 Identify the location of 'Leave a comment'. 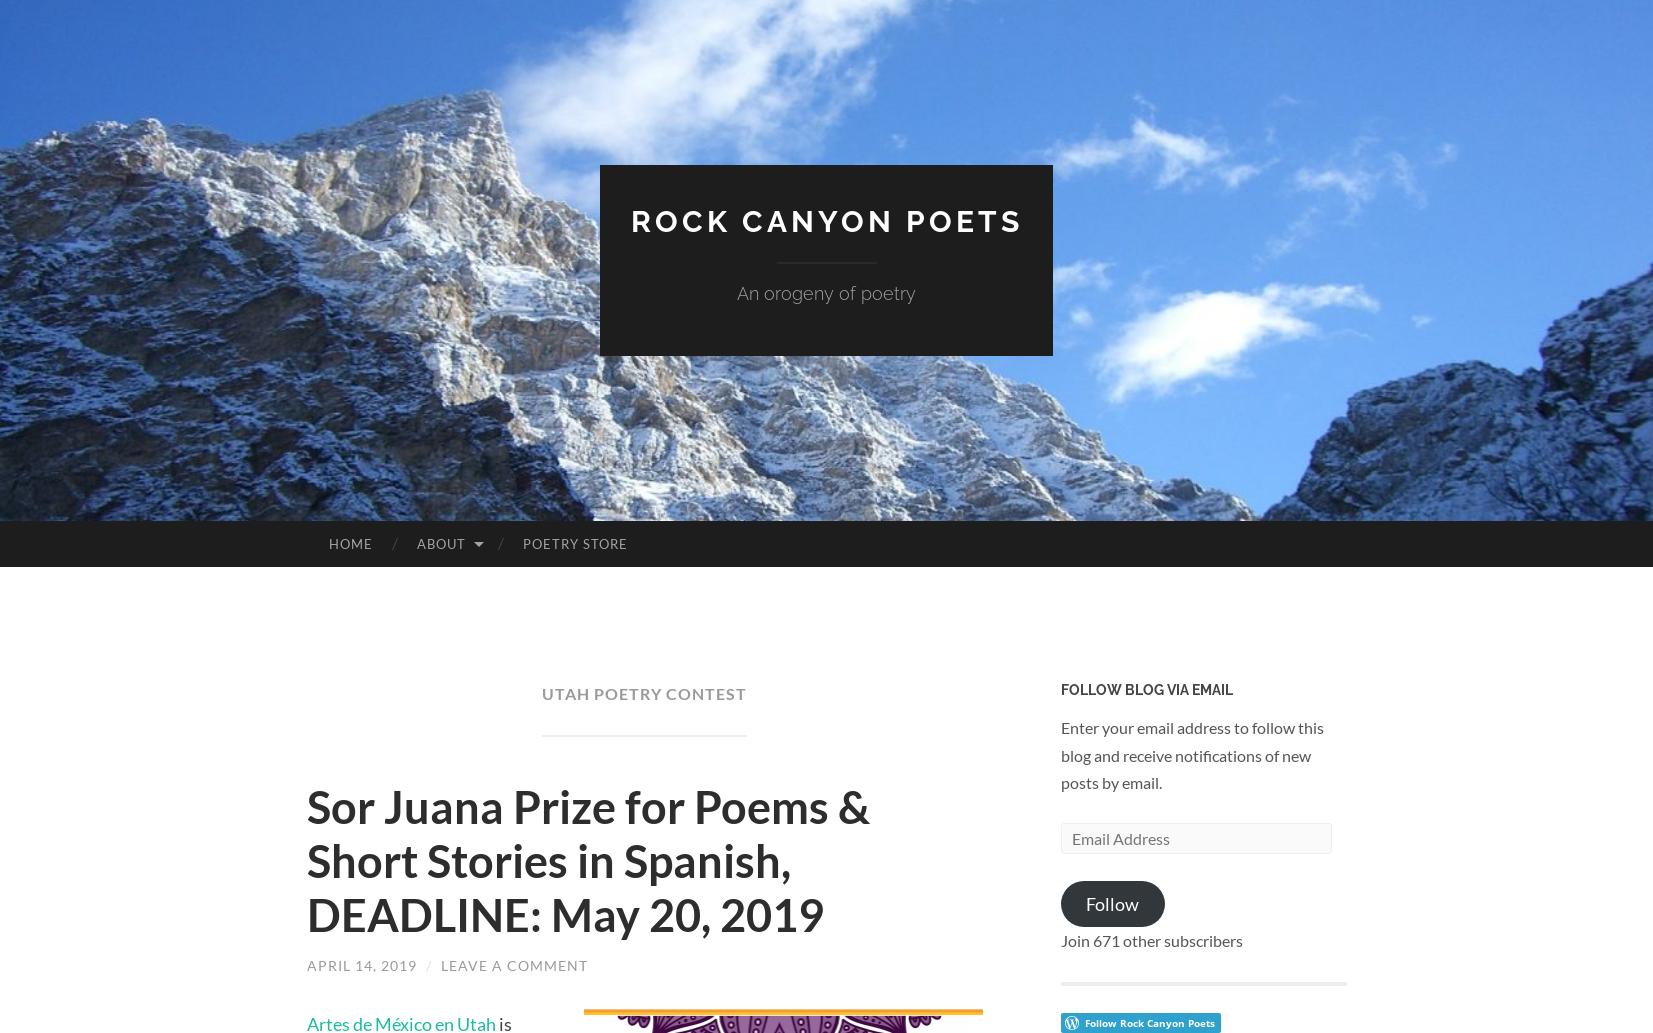
(512, 964).